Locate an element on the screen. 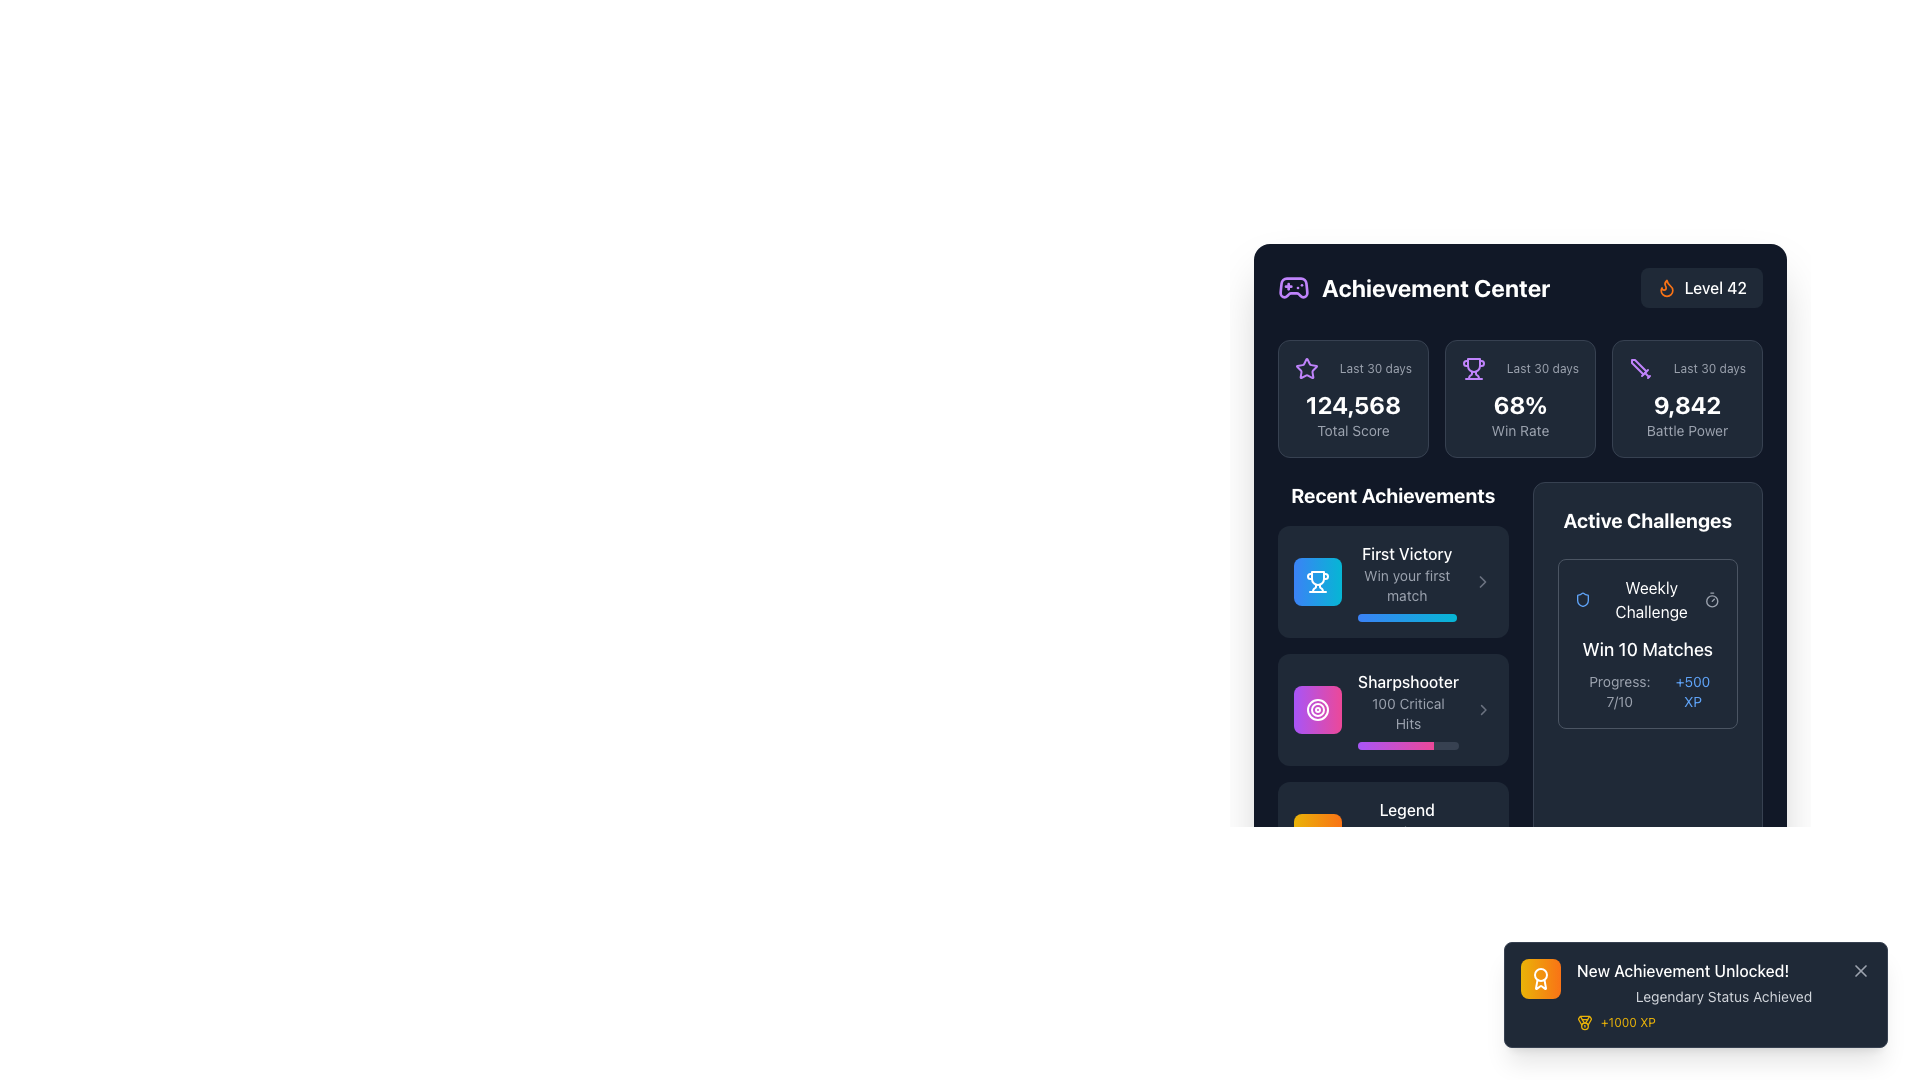  the header section of the 'Achievement Center' interface is located at coordinates (1520, 288).